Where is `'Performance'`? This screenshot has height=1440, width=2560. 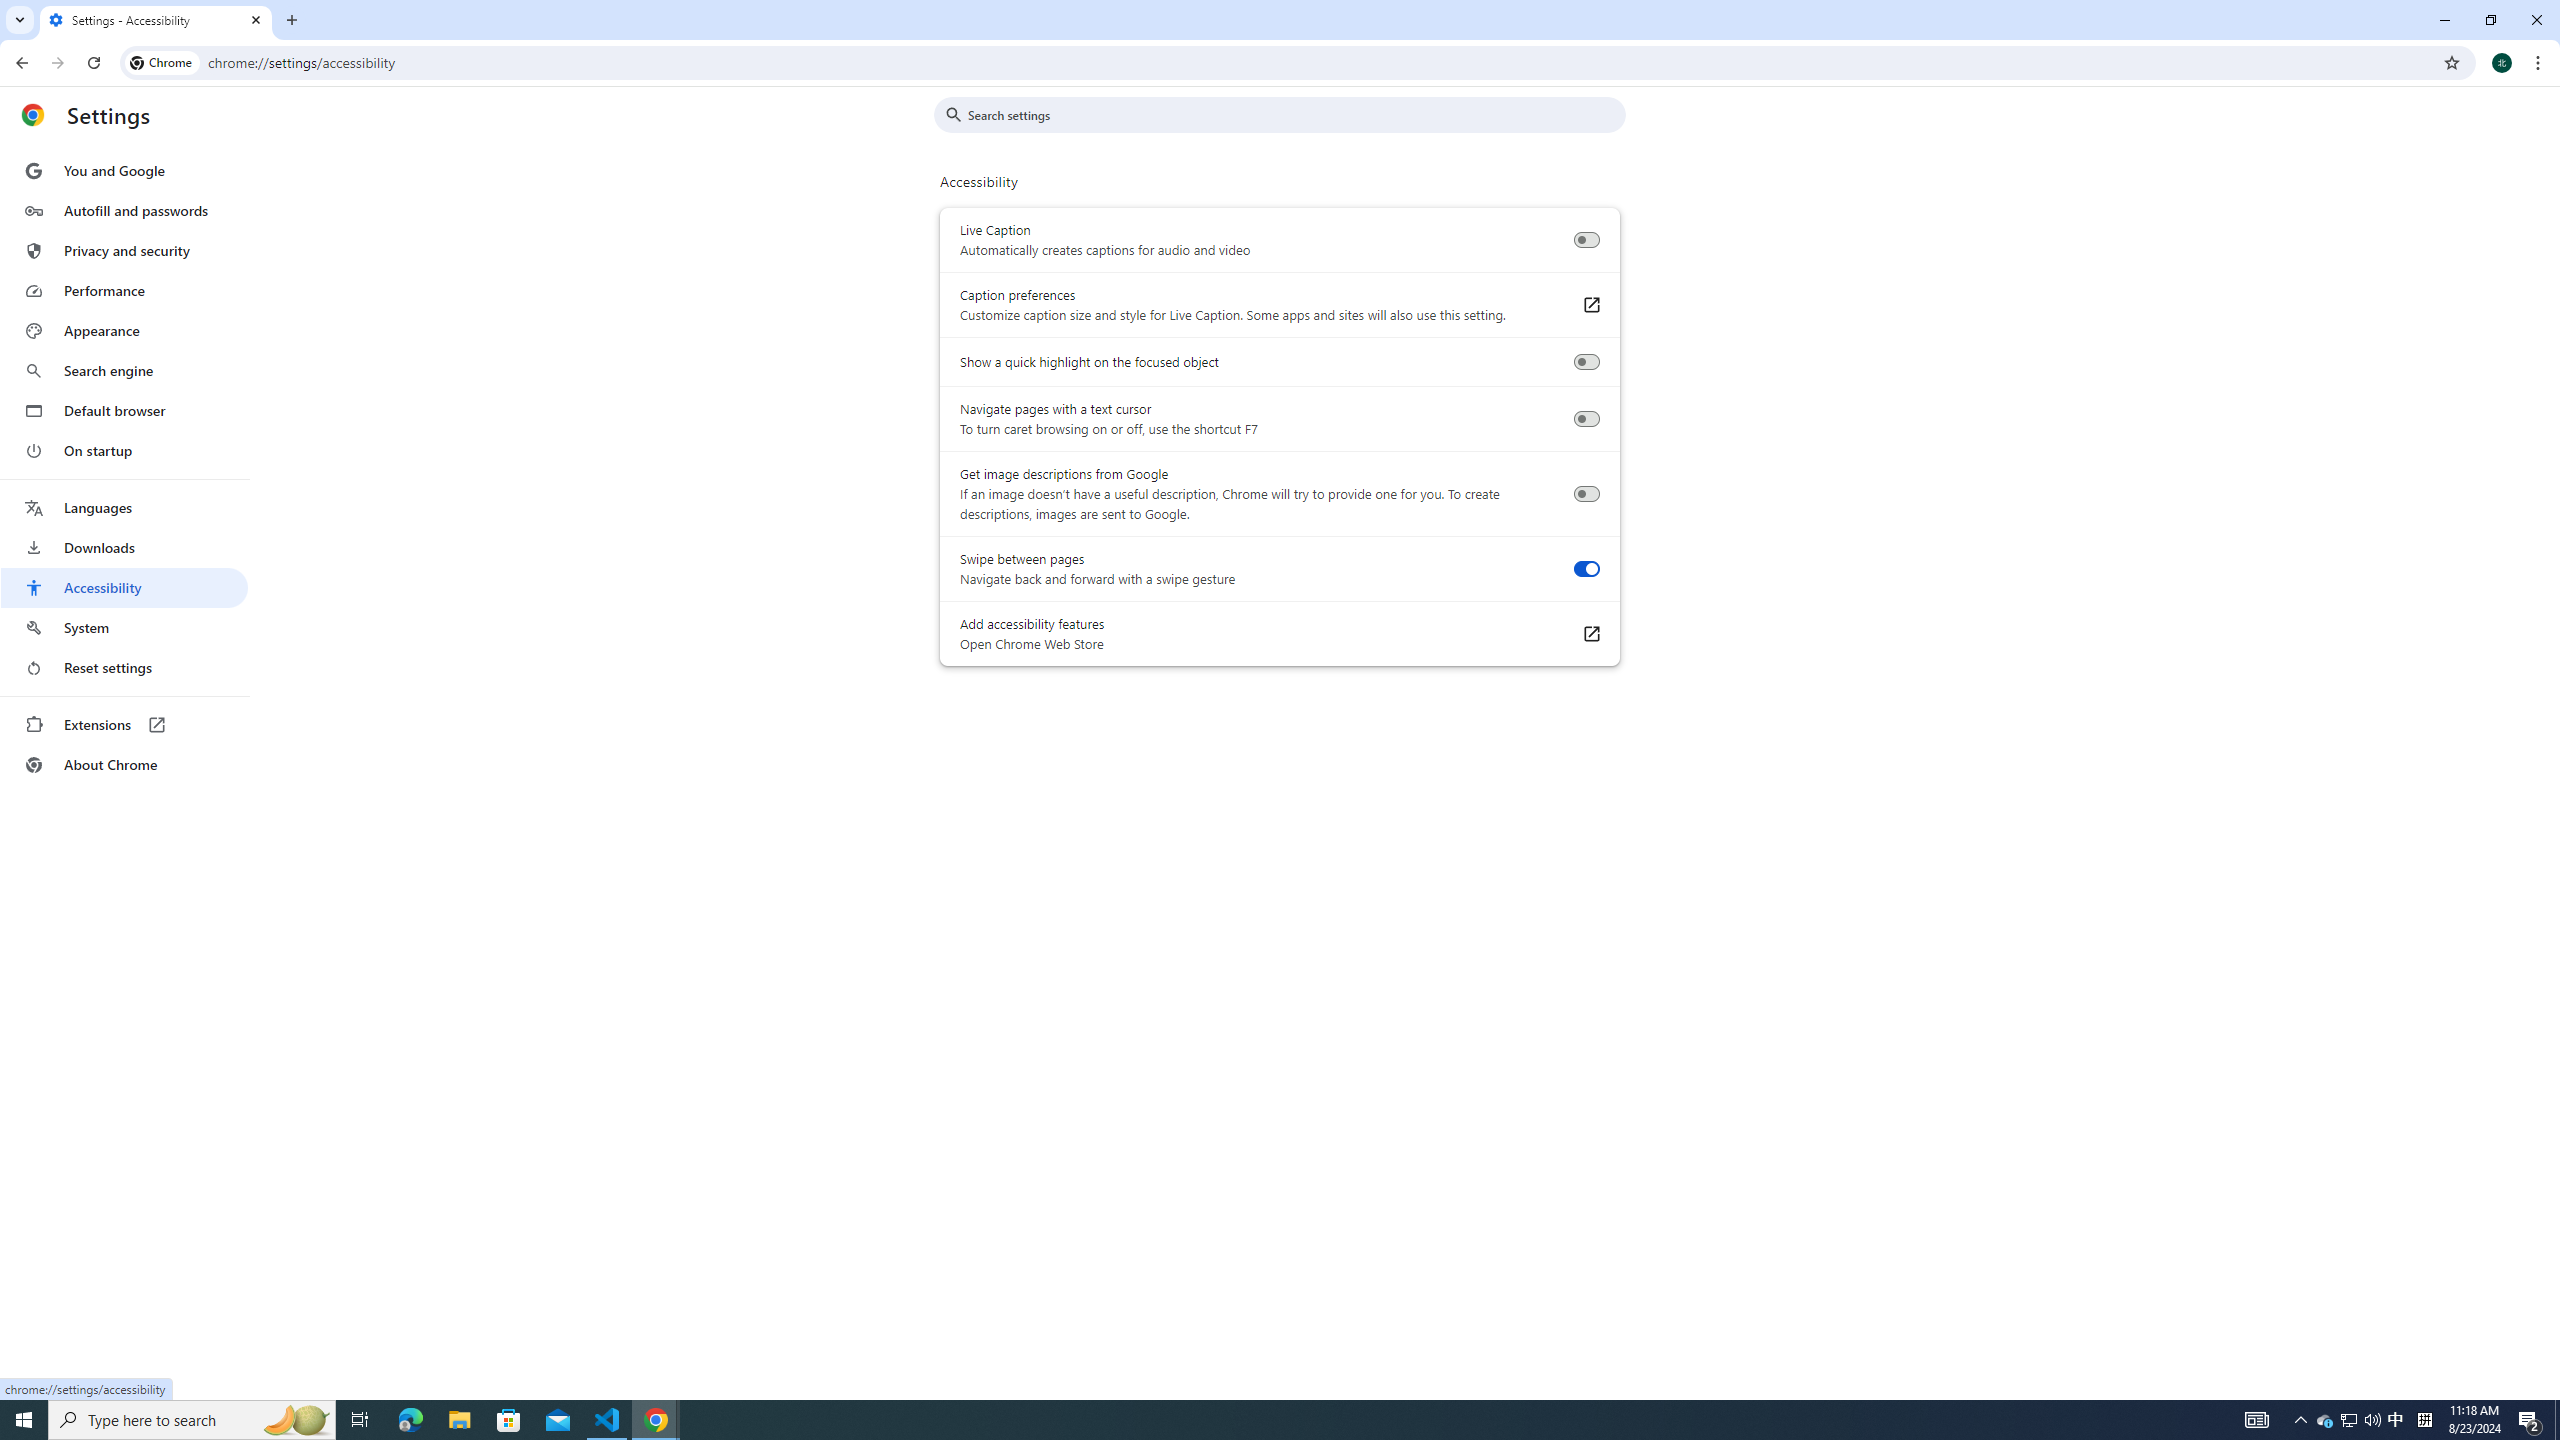
'Performance' is located at coordinates (123, 290).